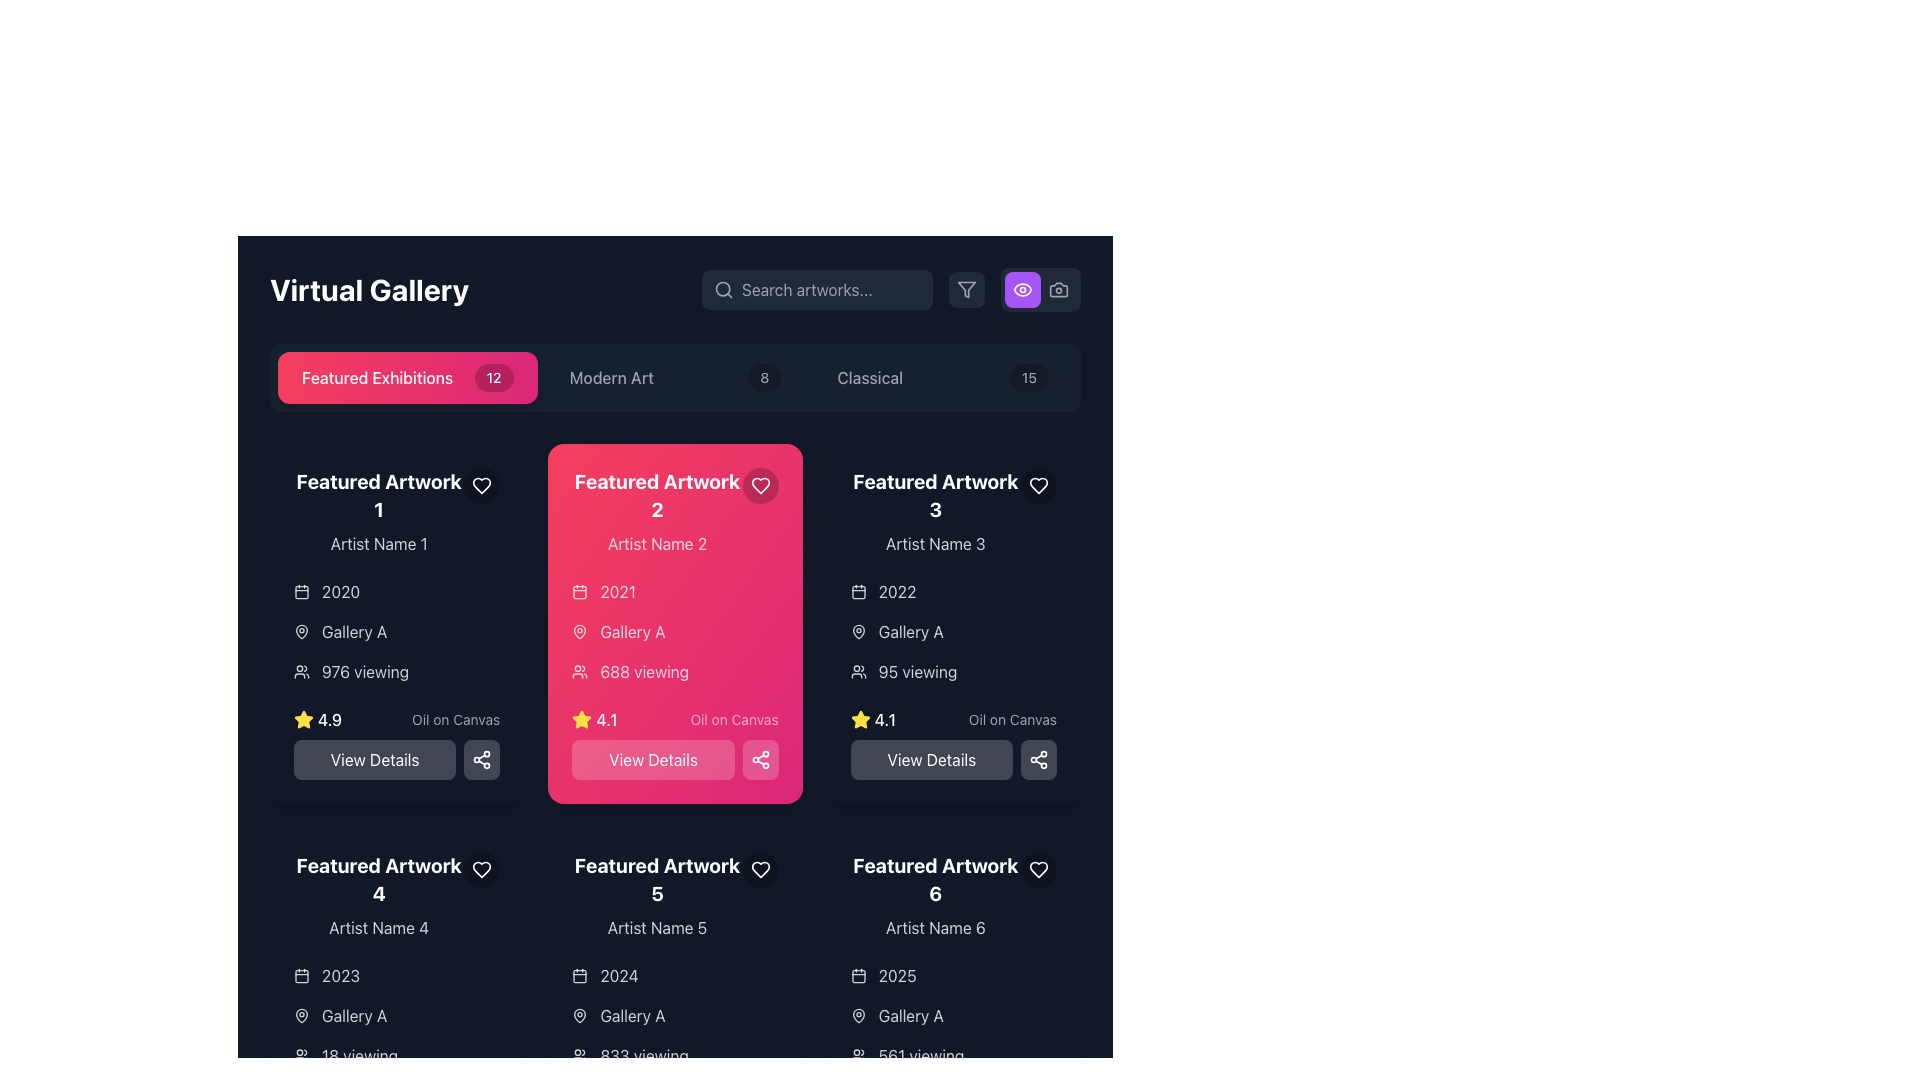 The image size is (1920, 1080). Describe the element at coordinates (1038, 486) in the screenshot. I see `the circular button with a heart icon located` at that location.